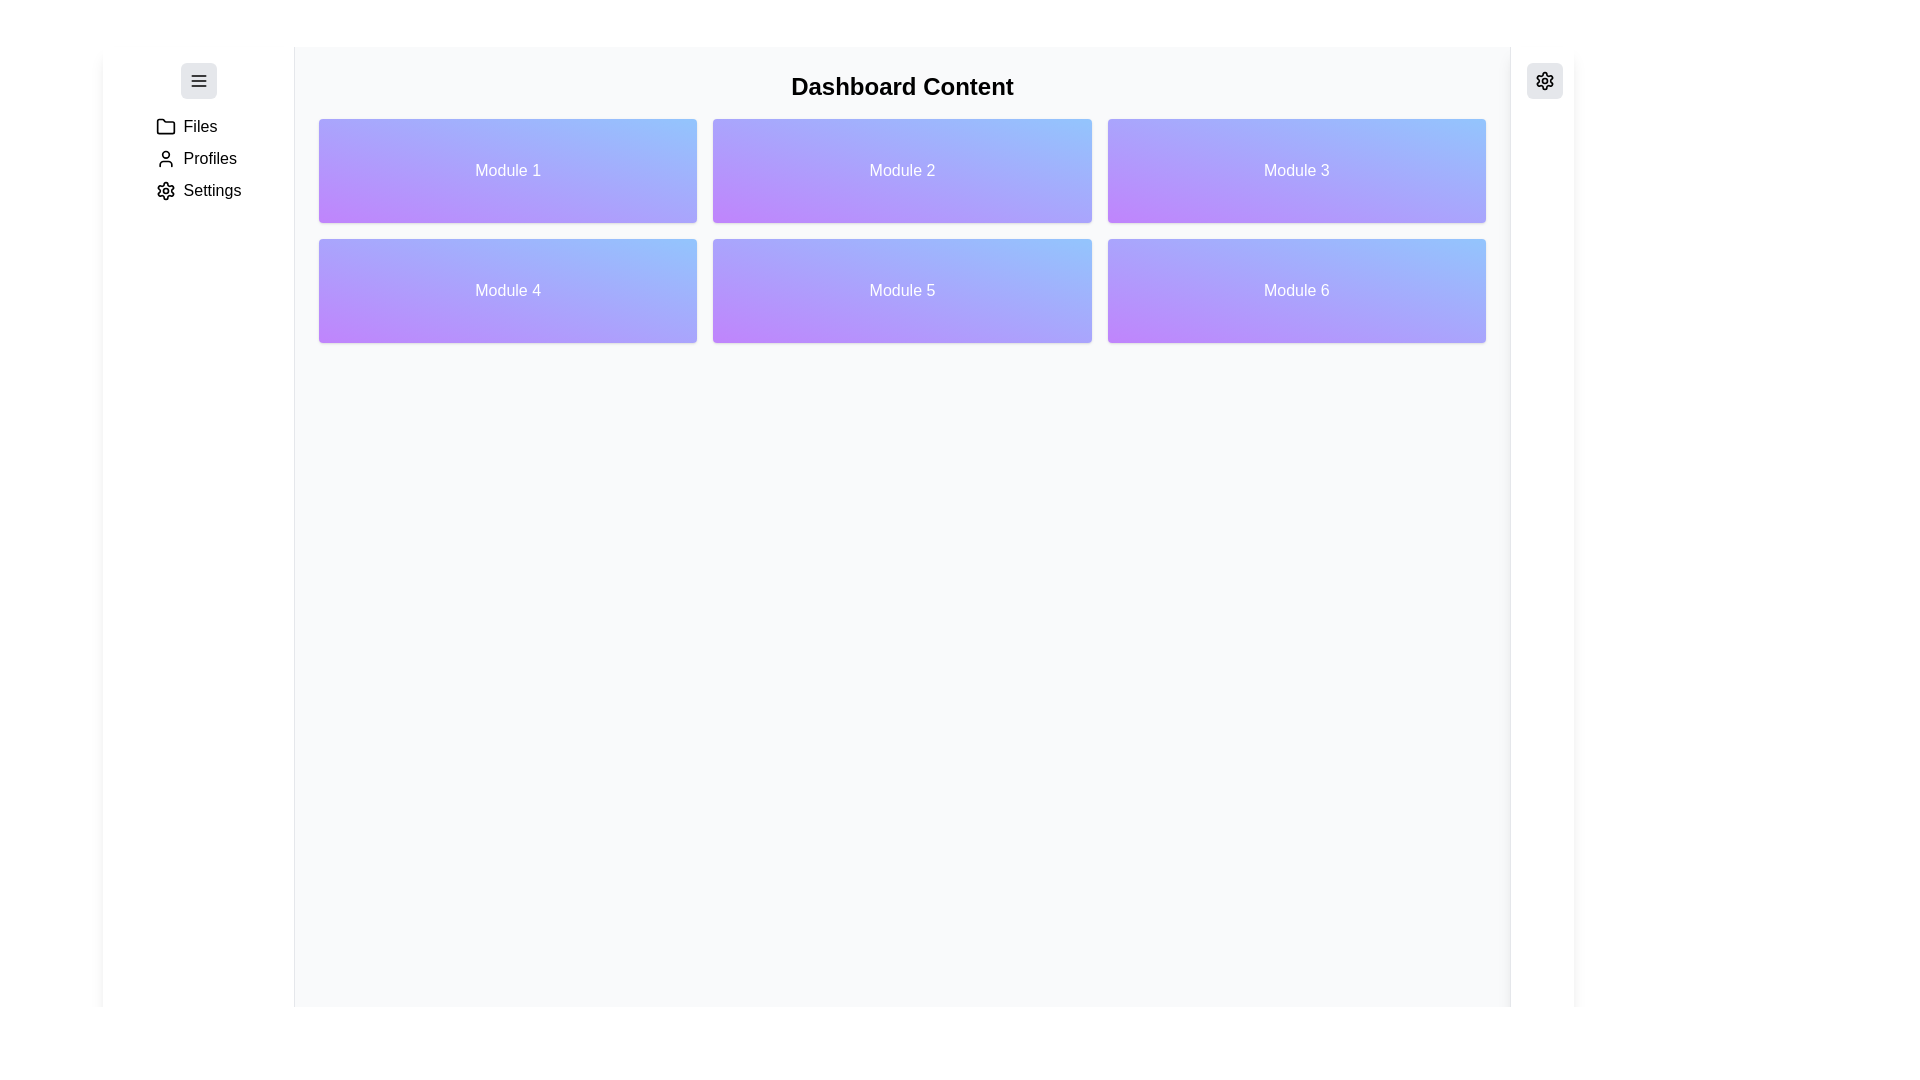  What do you see at coordinates (1544, 80) in the screenshot?
I see `the settings icon located in the top-right corner of the interface within the vertical white sidebar` at bounding box center [1544, 80].